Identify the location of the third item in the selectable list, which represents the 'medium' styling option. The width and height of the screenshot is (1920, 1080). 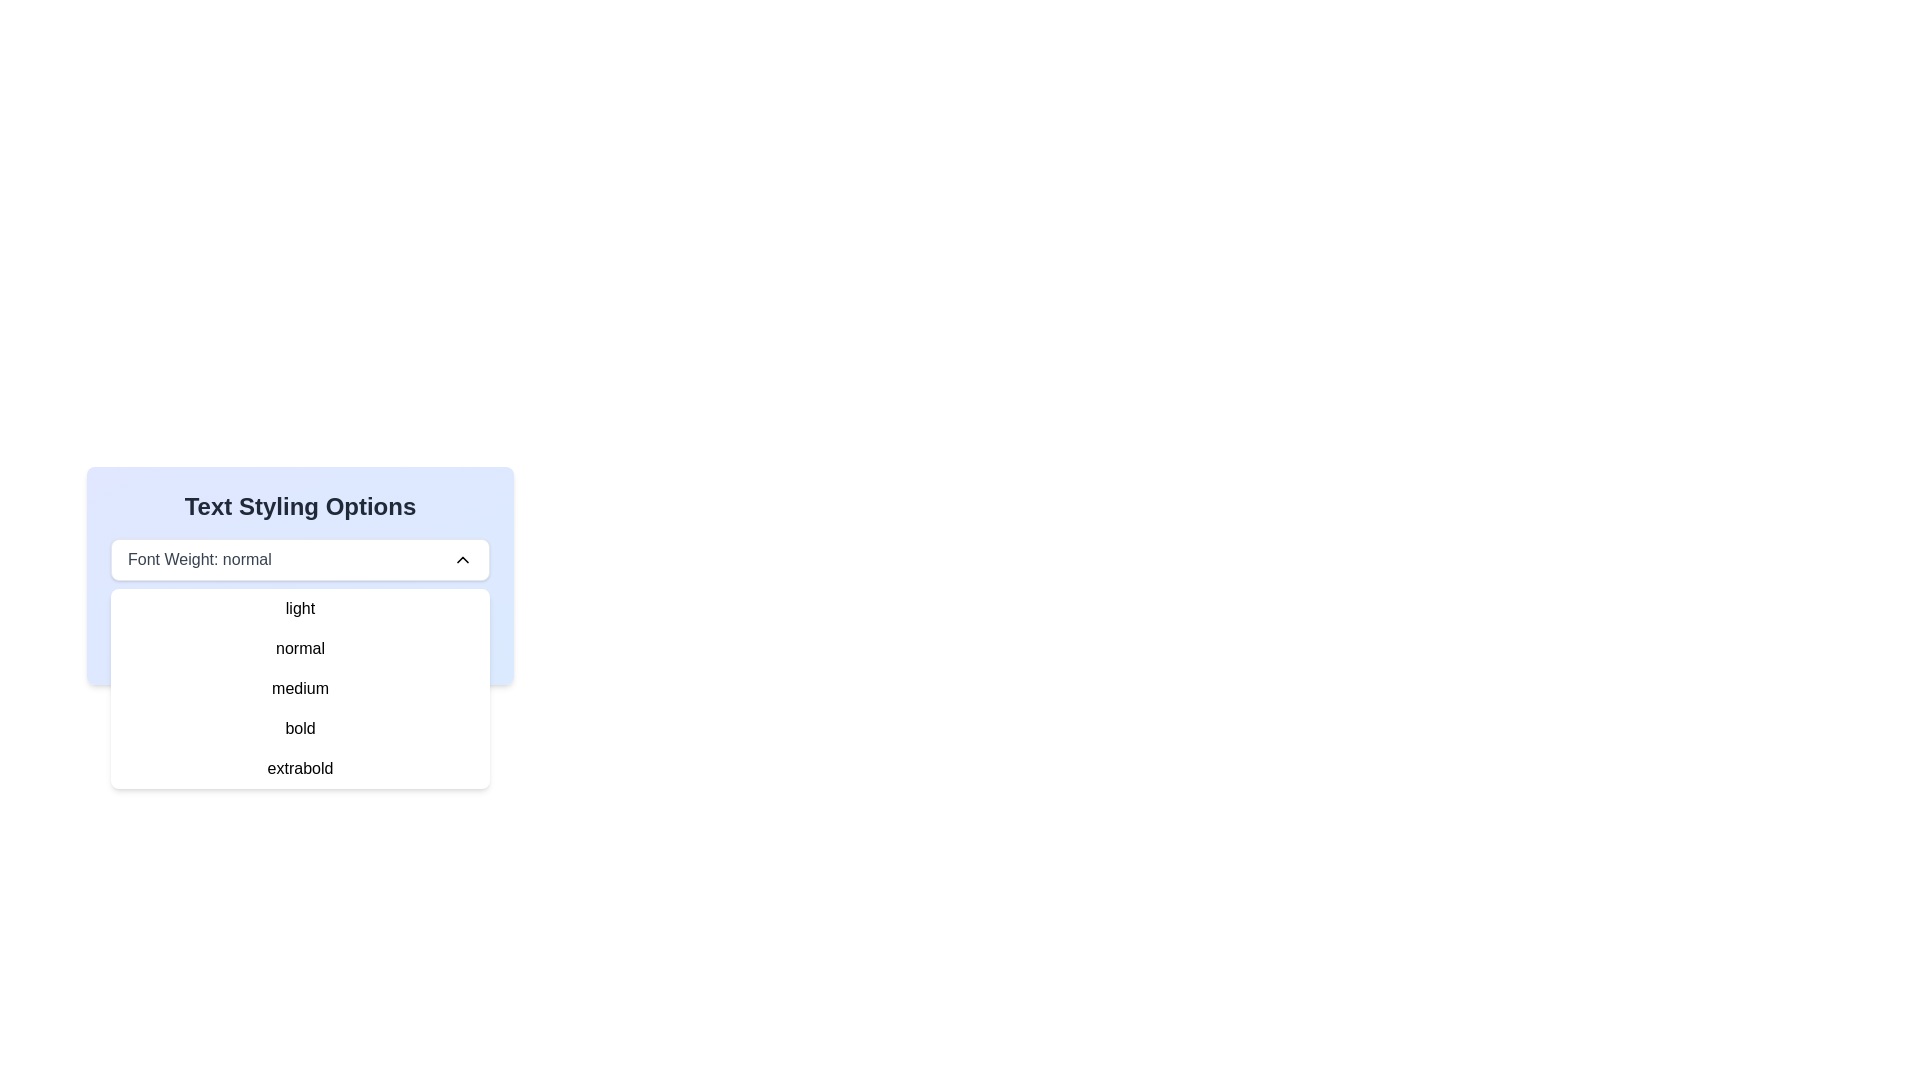
(299, 688).